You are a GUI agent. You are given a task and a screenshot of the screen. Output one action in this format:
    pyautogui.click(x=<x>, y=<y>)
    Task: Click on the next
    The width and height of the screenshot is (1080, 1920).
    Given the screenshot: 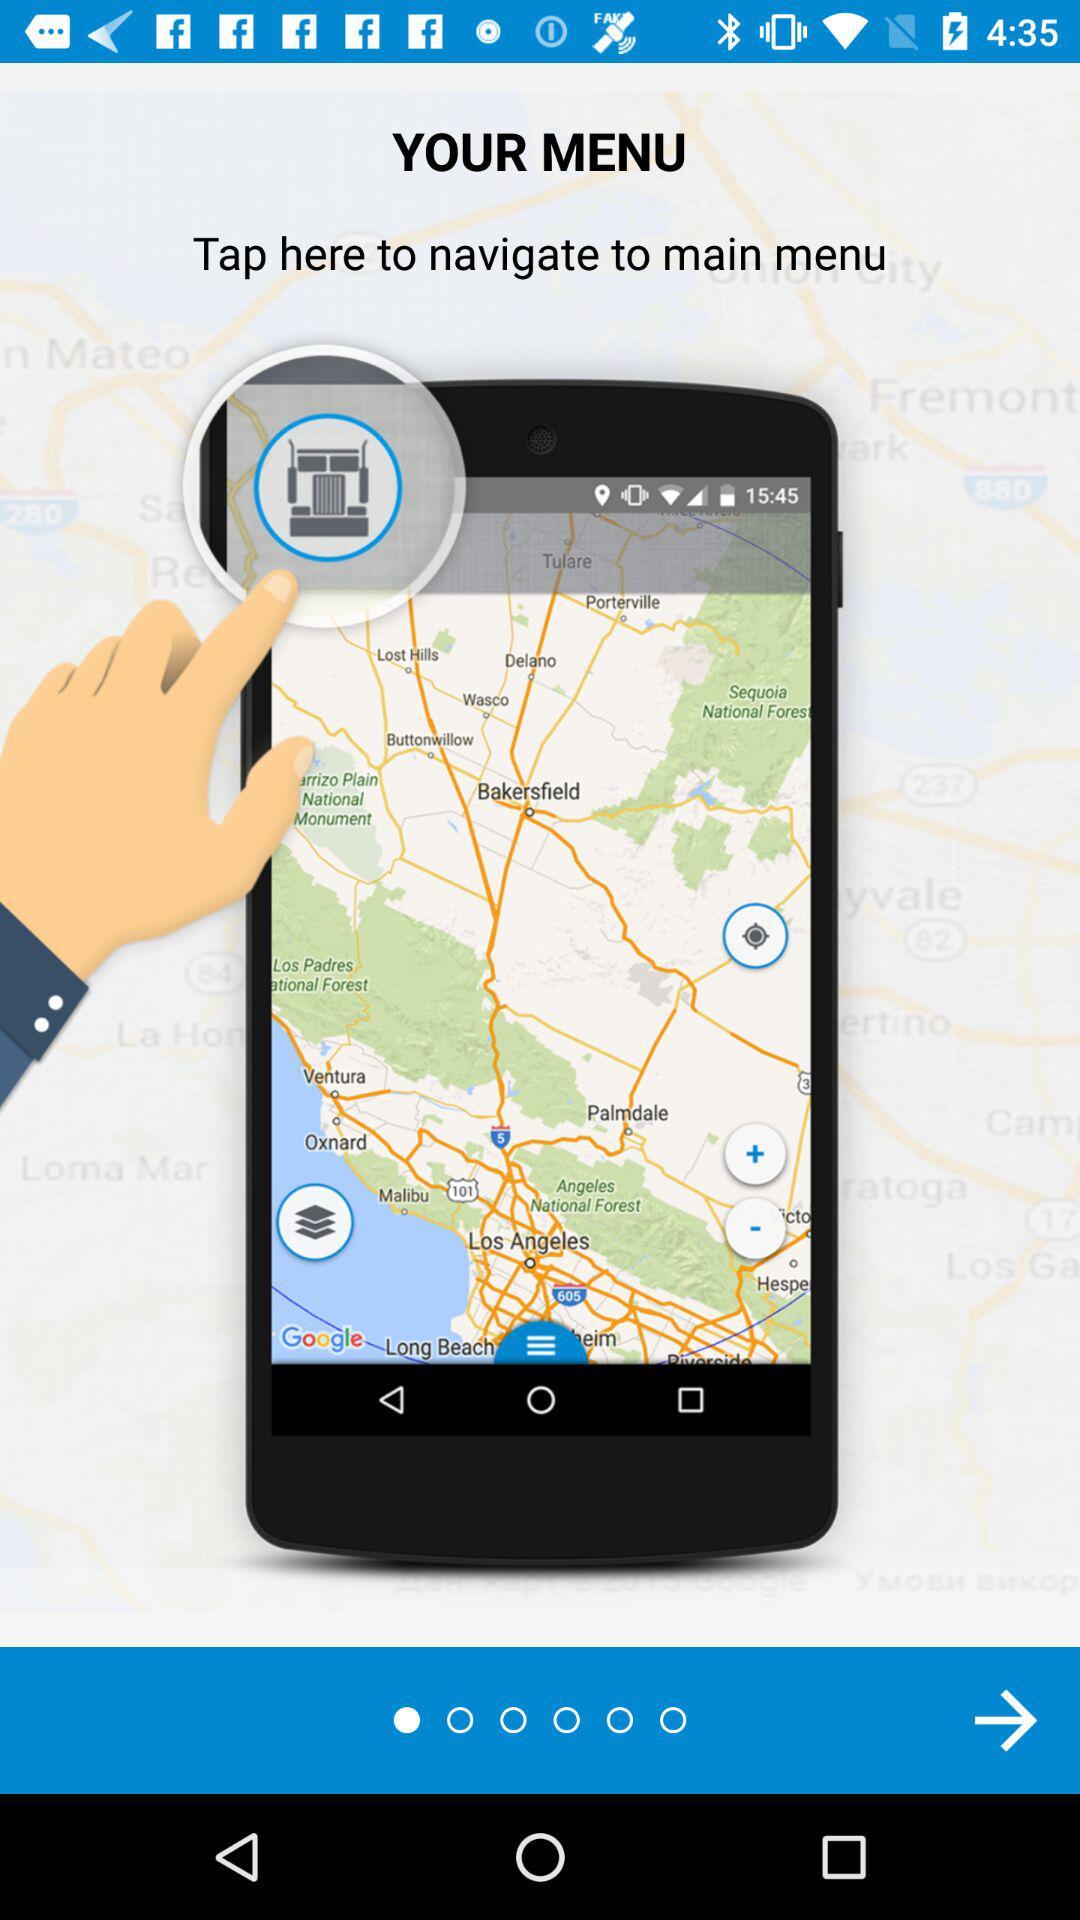 What is the action you would take?
    pyautogui.click(x=1006, y=1719)
    